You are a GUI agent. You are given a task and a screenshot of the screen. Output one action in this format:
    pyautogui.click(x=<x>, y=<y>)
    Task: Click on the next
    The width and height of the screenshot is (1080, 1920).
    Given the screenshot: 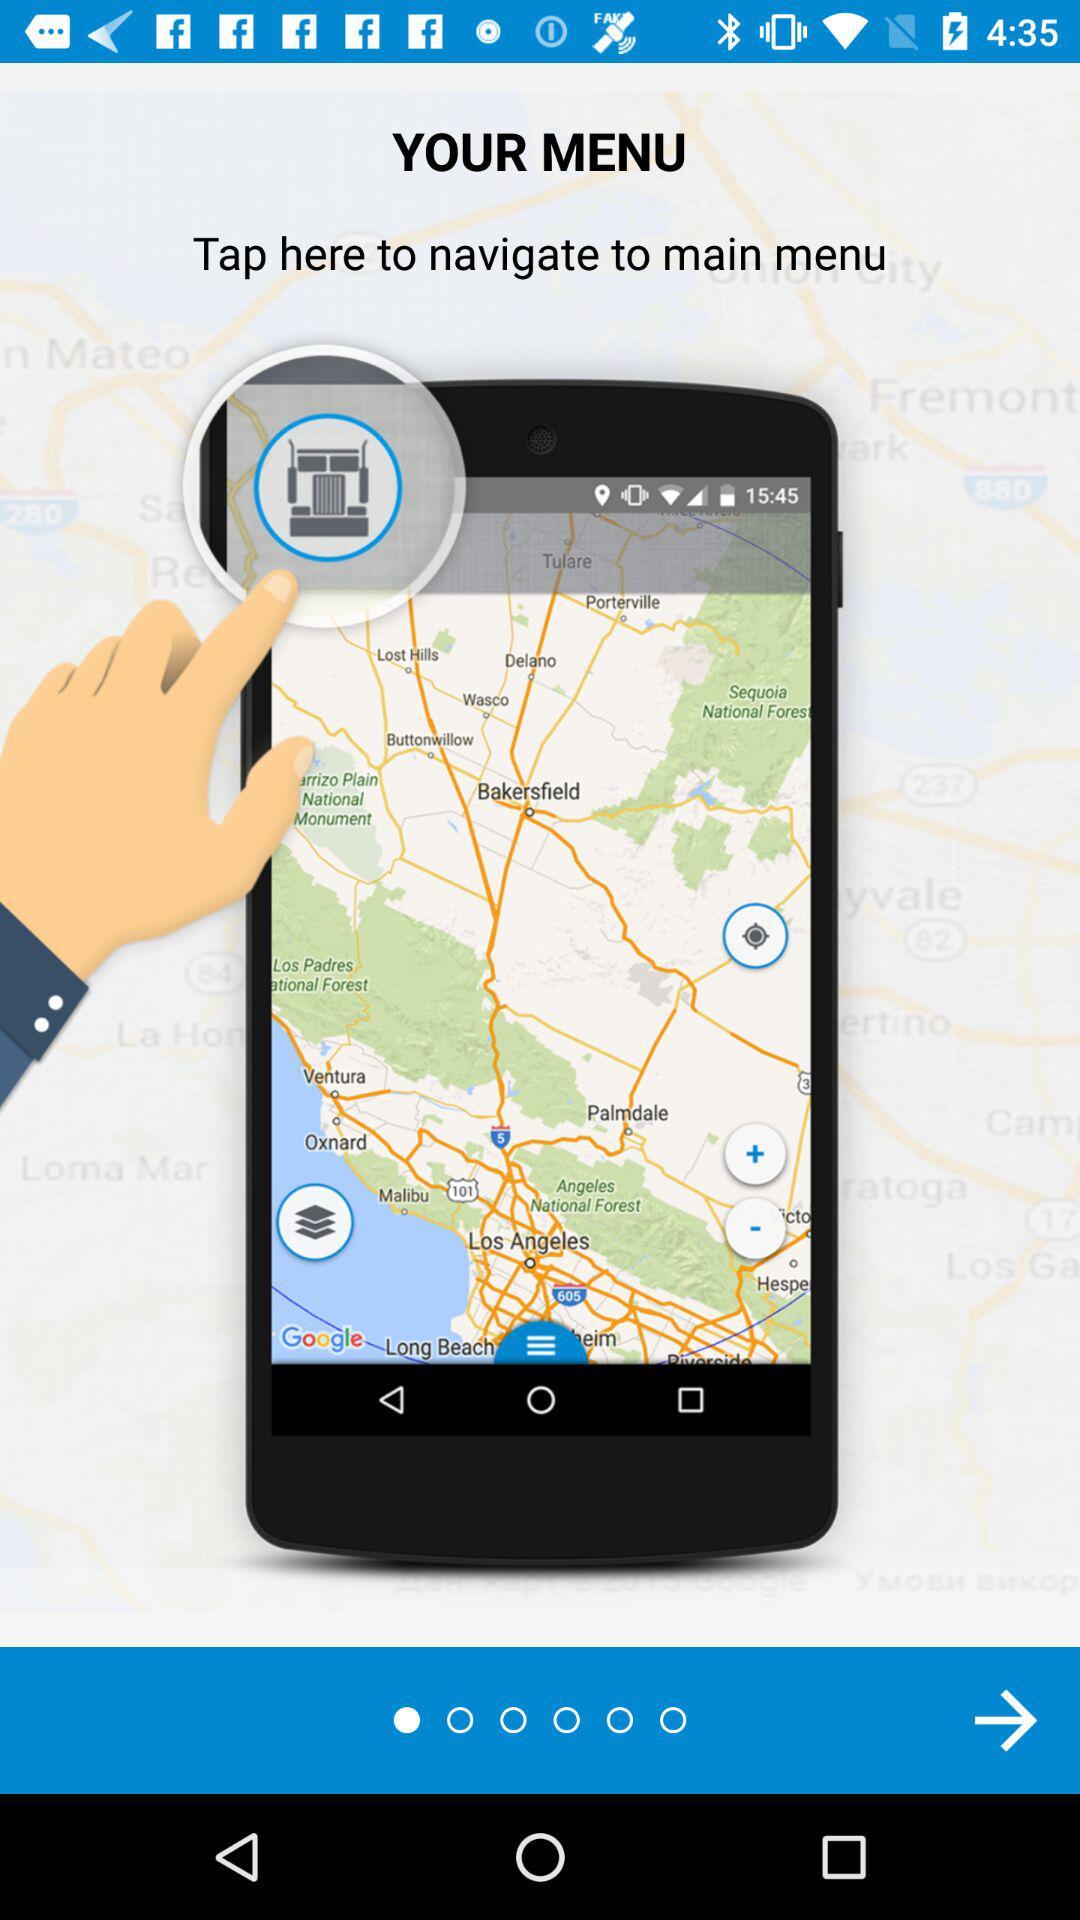 What is the action you would take?
    pyautogui.click(x=1006, y=1719)
    